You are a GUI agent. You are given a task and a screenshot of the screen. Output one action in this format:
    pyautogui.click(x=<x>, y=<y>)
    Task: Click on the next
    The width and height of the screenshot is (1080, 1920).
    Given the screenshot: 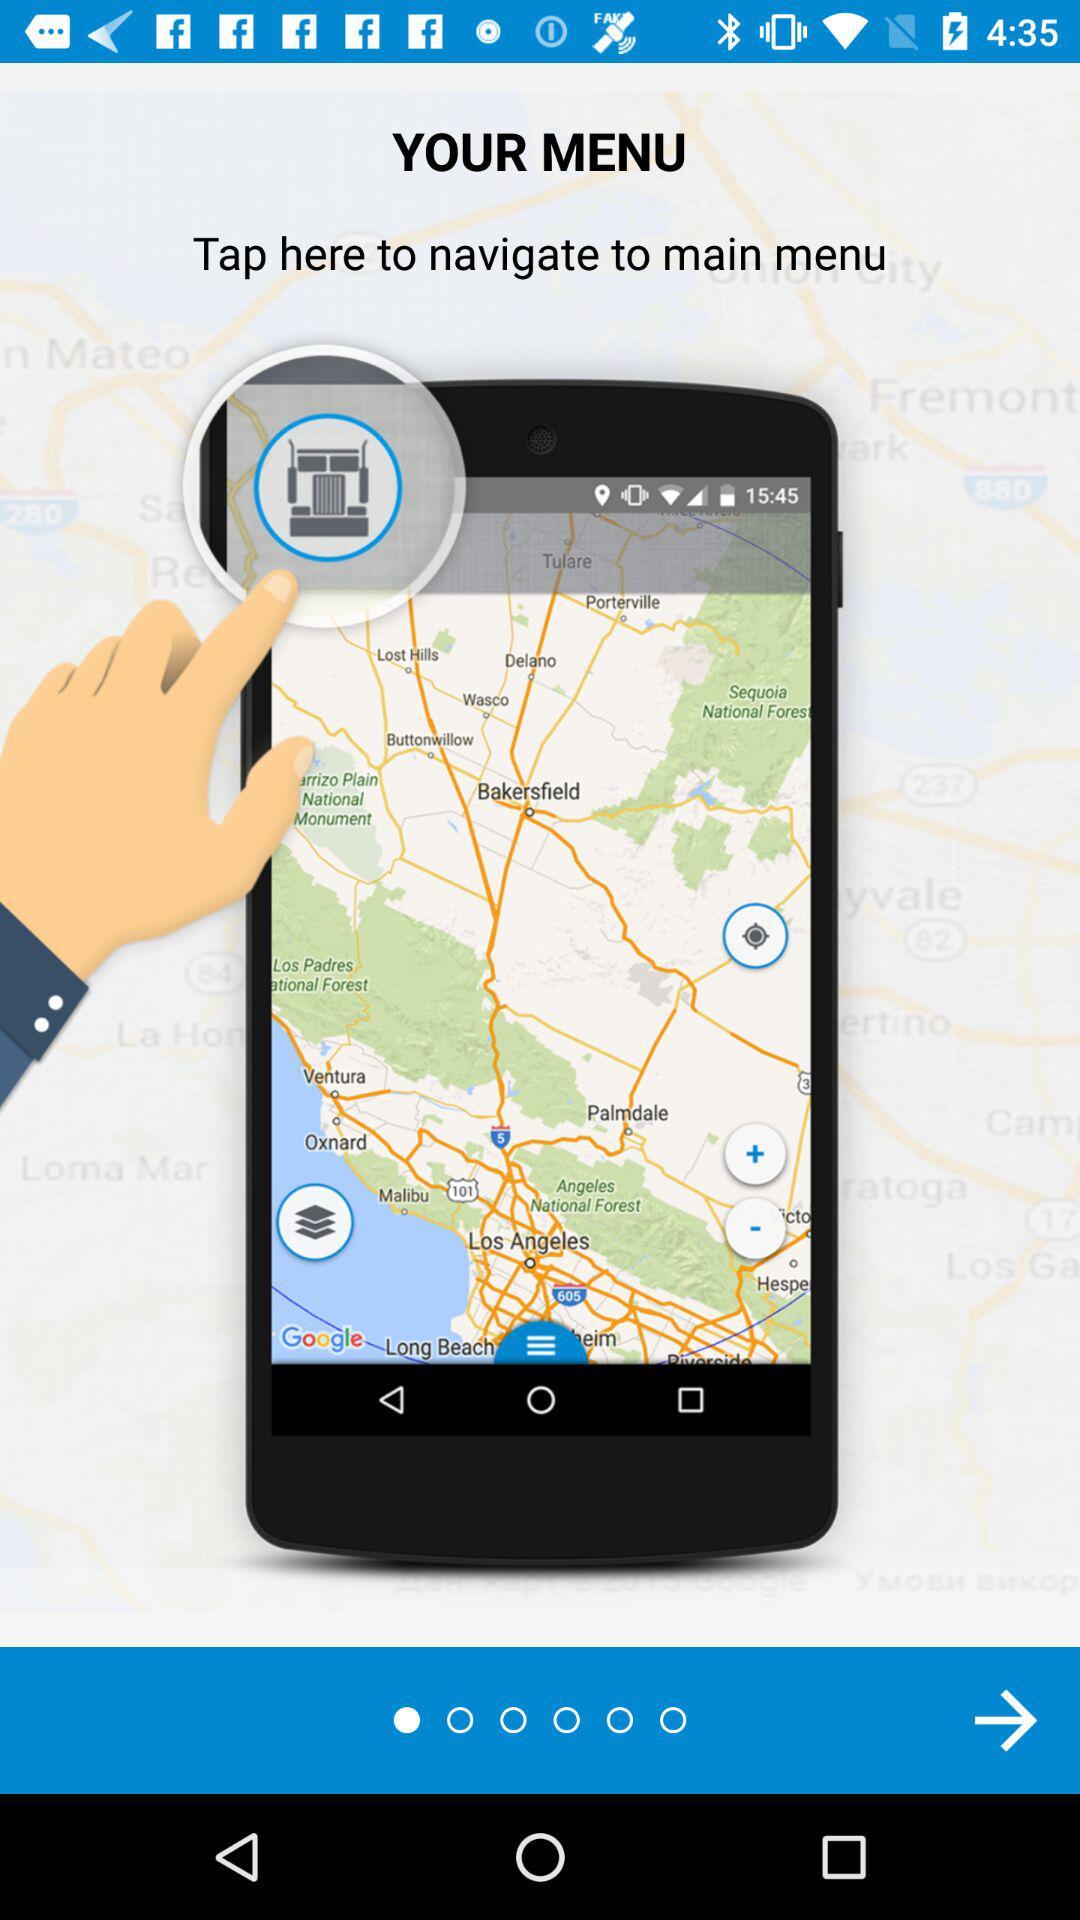 What is the action you would take?
    pyautogui.click(x=1006, y=1719)
    